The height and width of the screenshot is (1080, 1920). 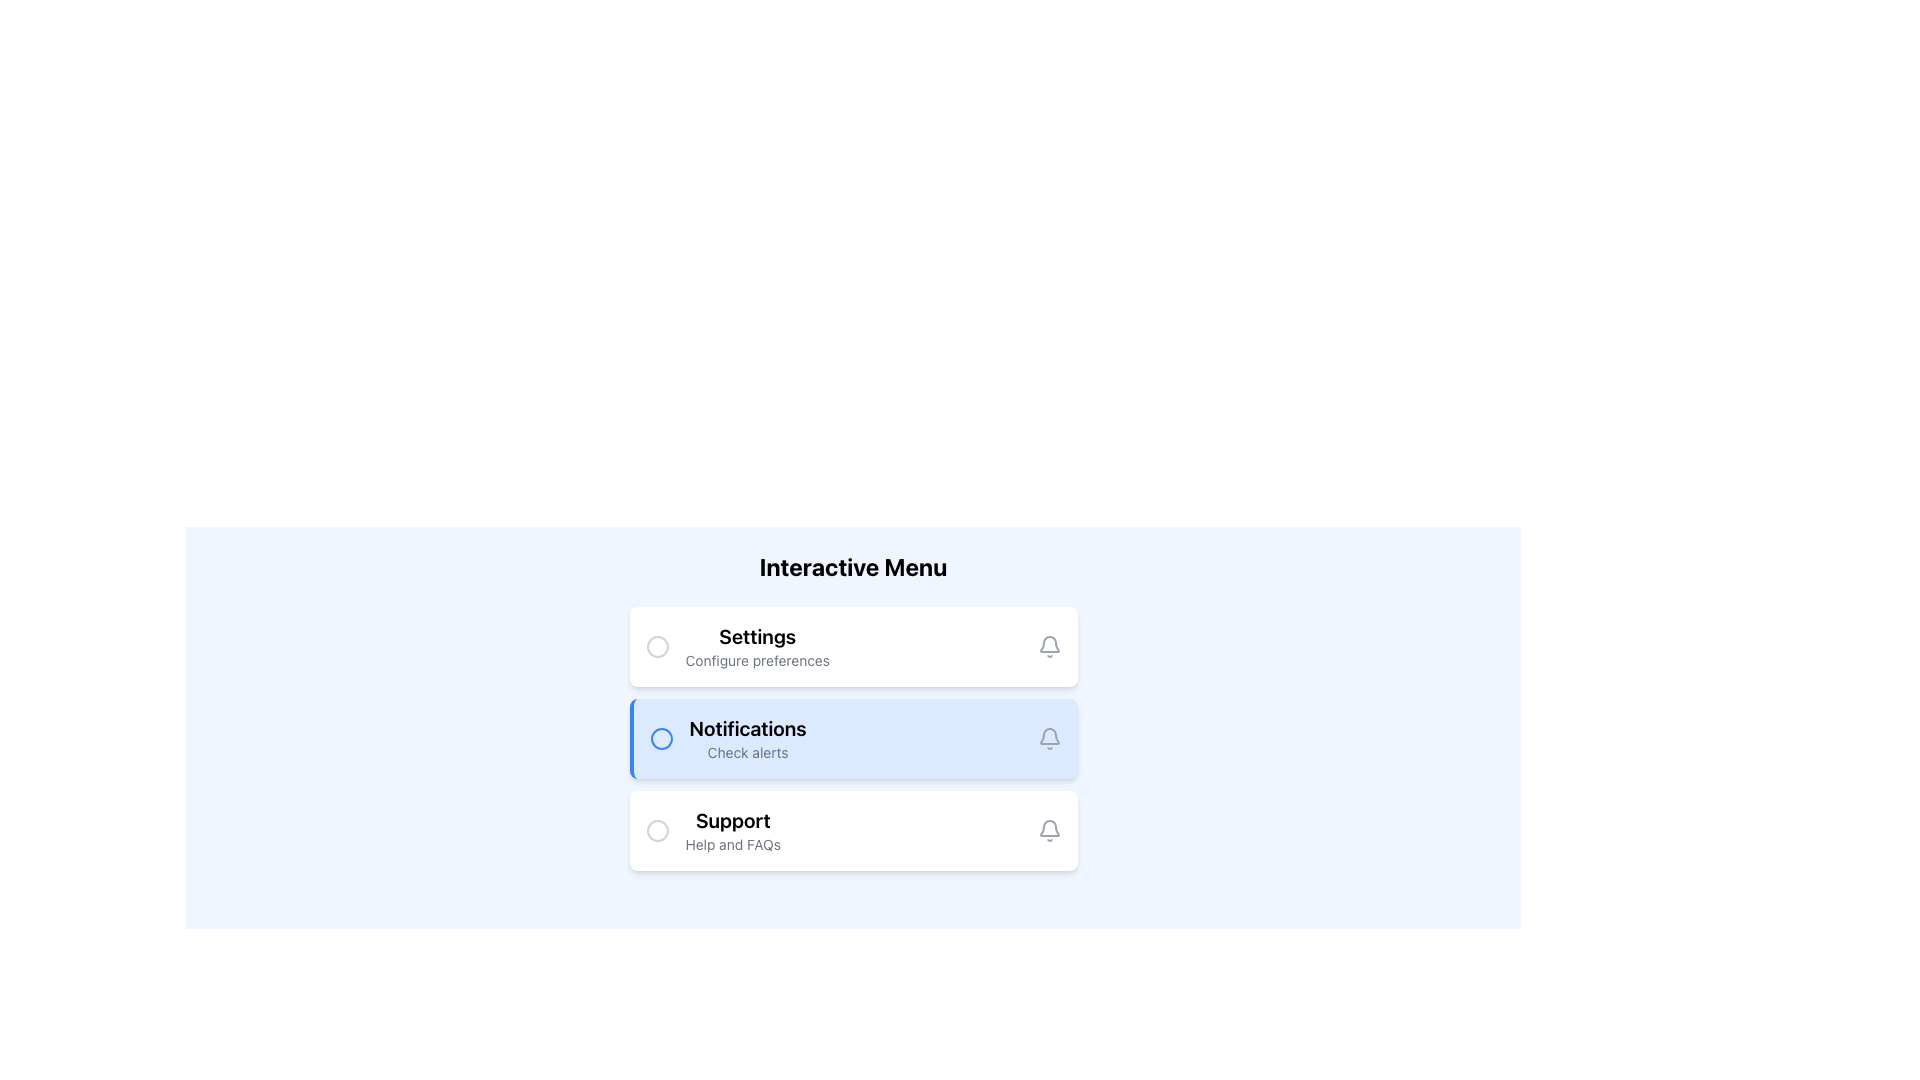 I want to click on the third entry in the vertical interactive menu list, which serves as a label for support options or FAQs, located below 'Notifications', so click(x=732, y=830).